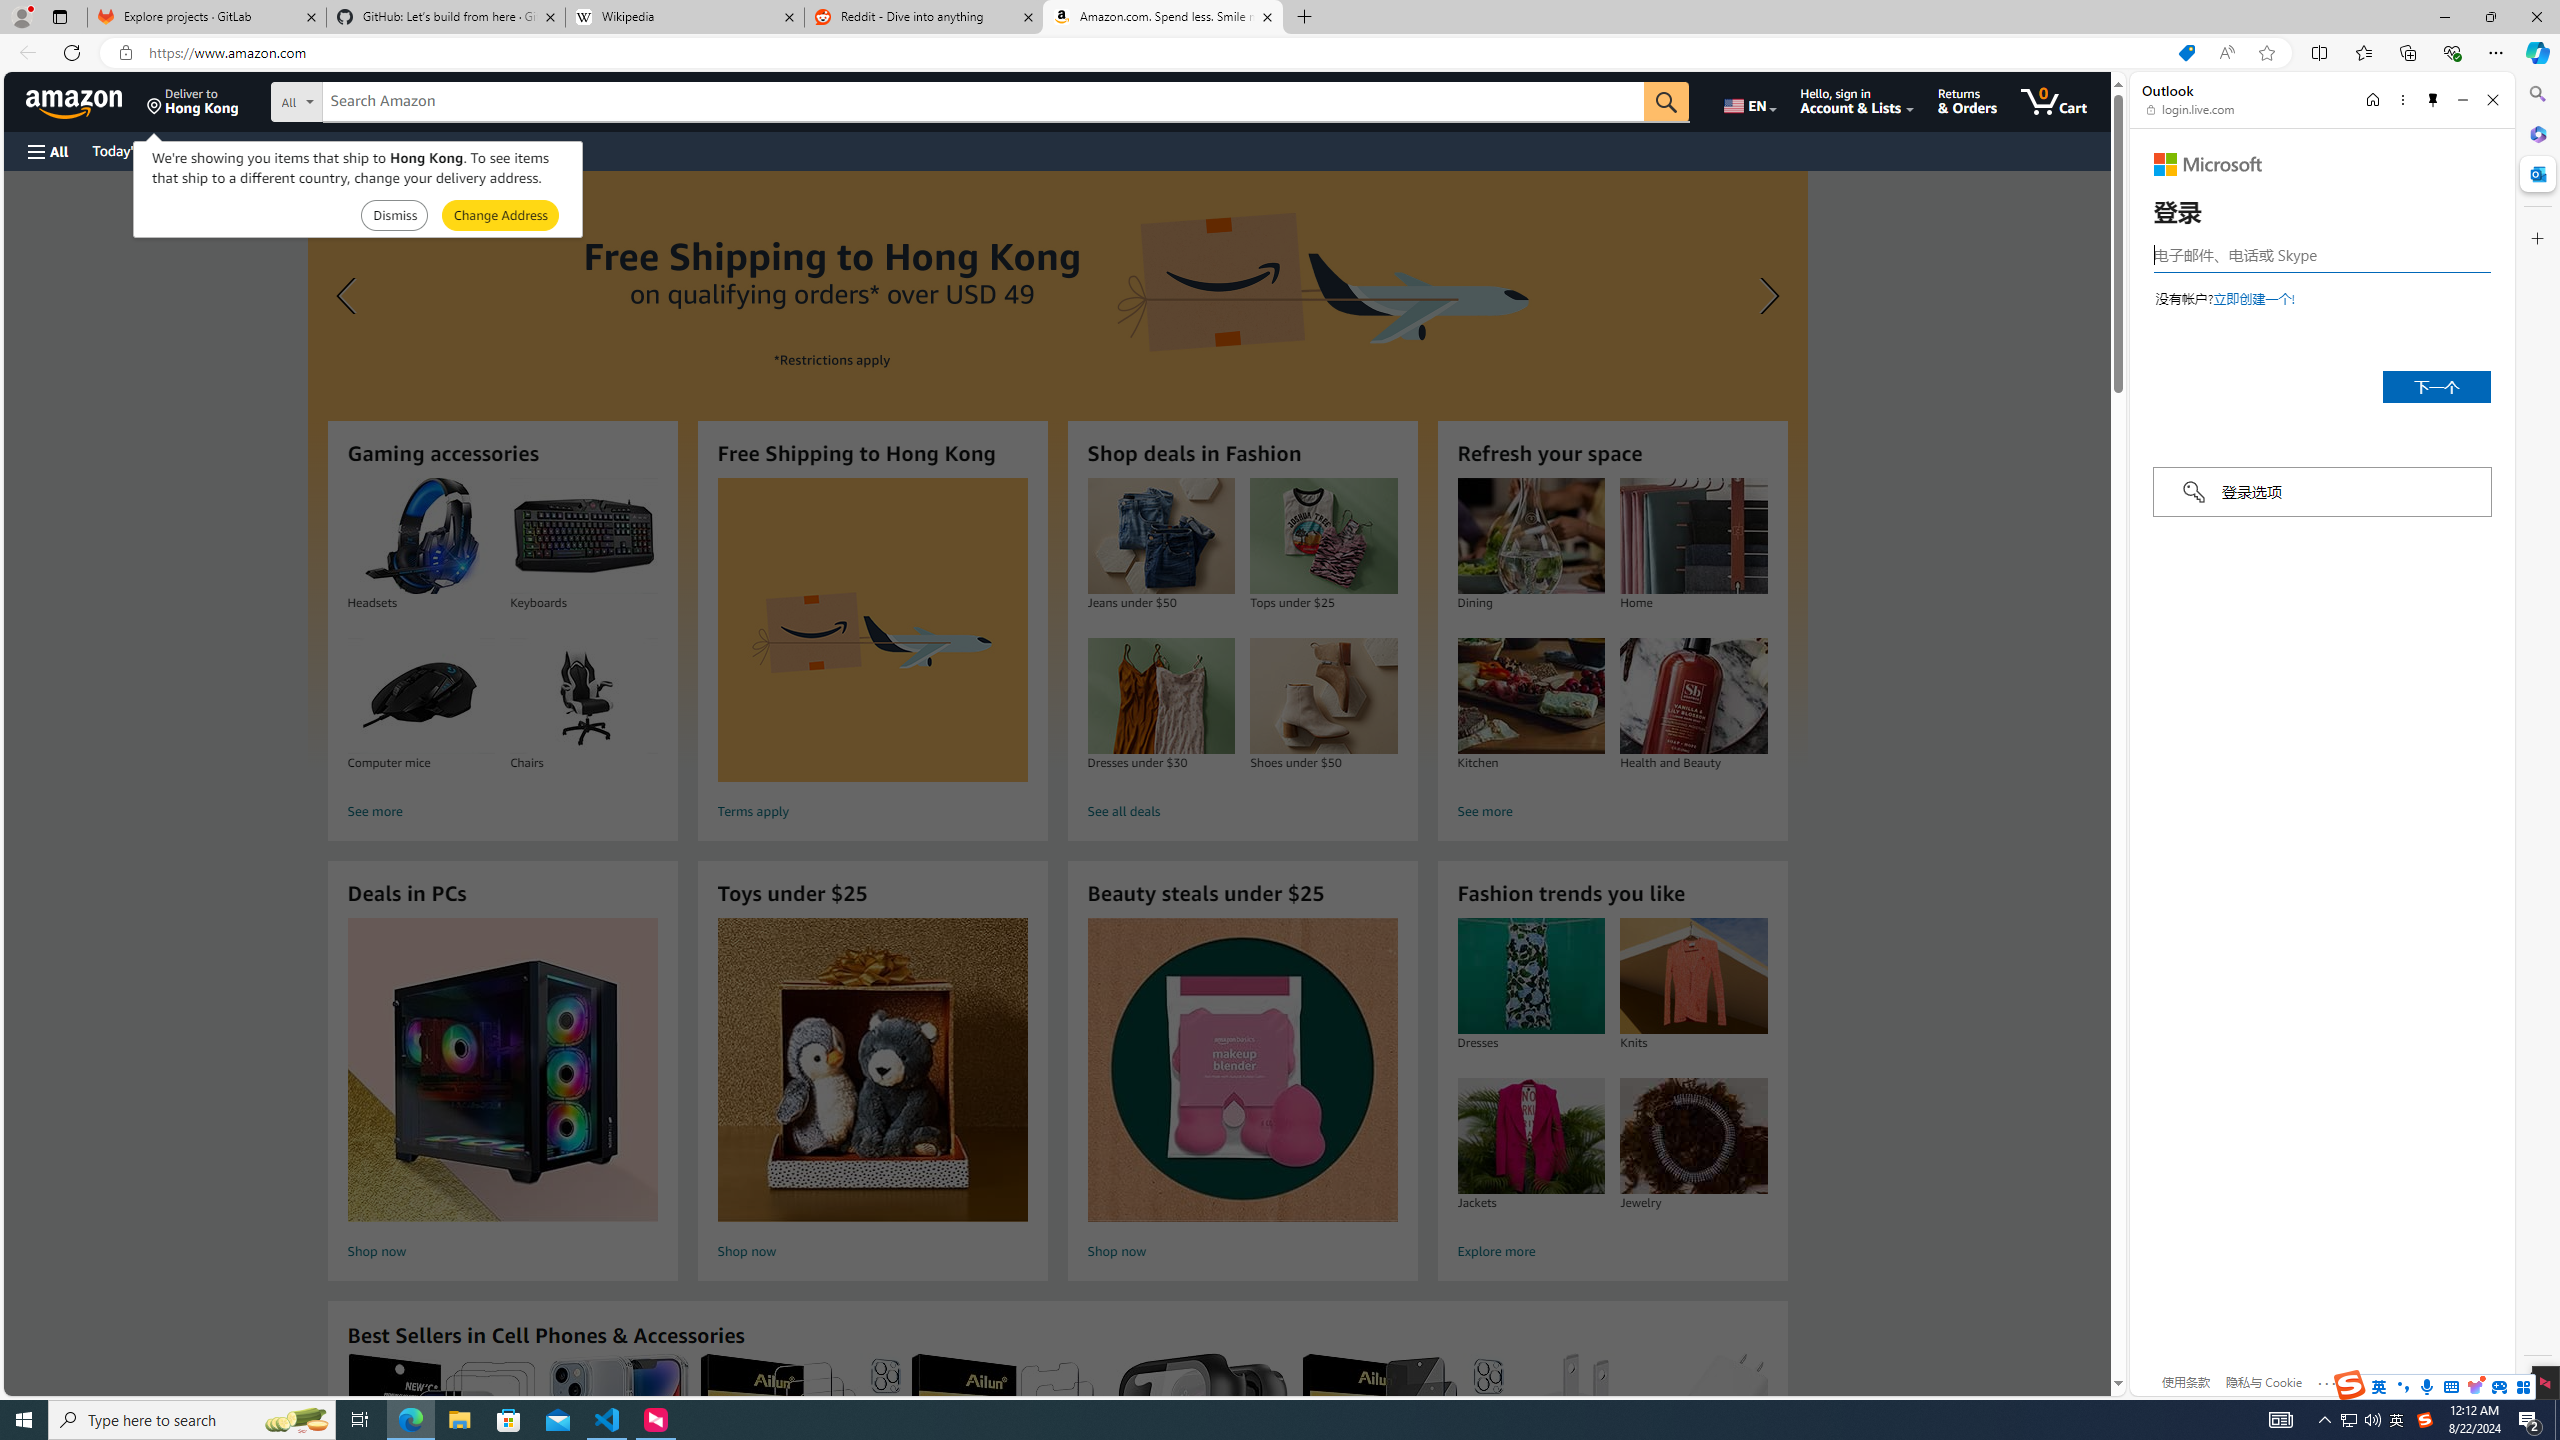  What do you see at coordinates (1529, 976) in the screenshot?
I see `'Dresses'` at bounding box center [1529, 976].